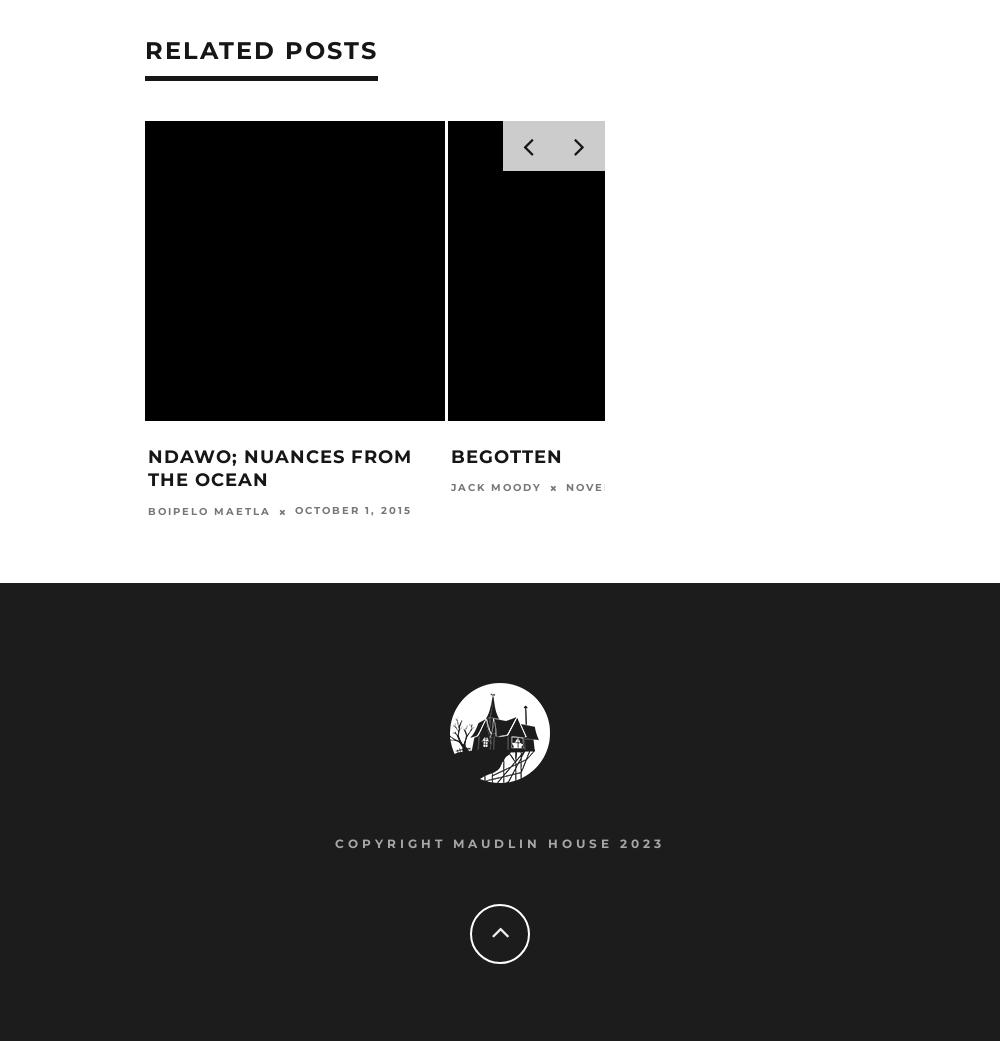 This screenshot has height=1041, width=1000. I want to click on 'Andrew Jason Jacono', so click(839, 488).